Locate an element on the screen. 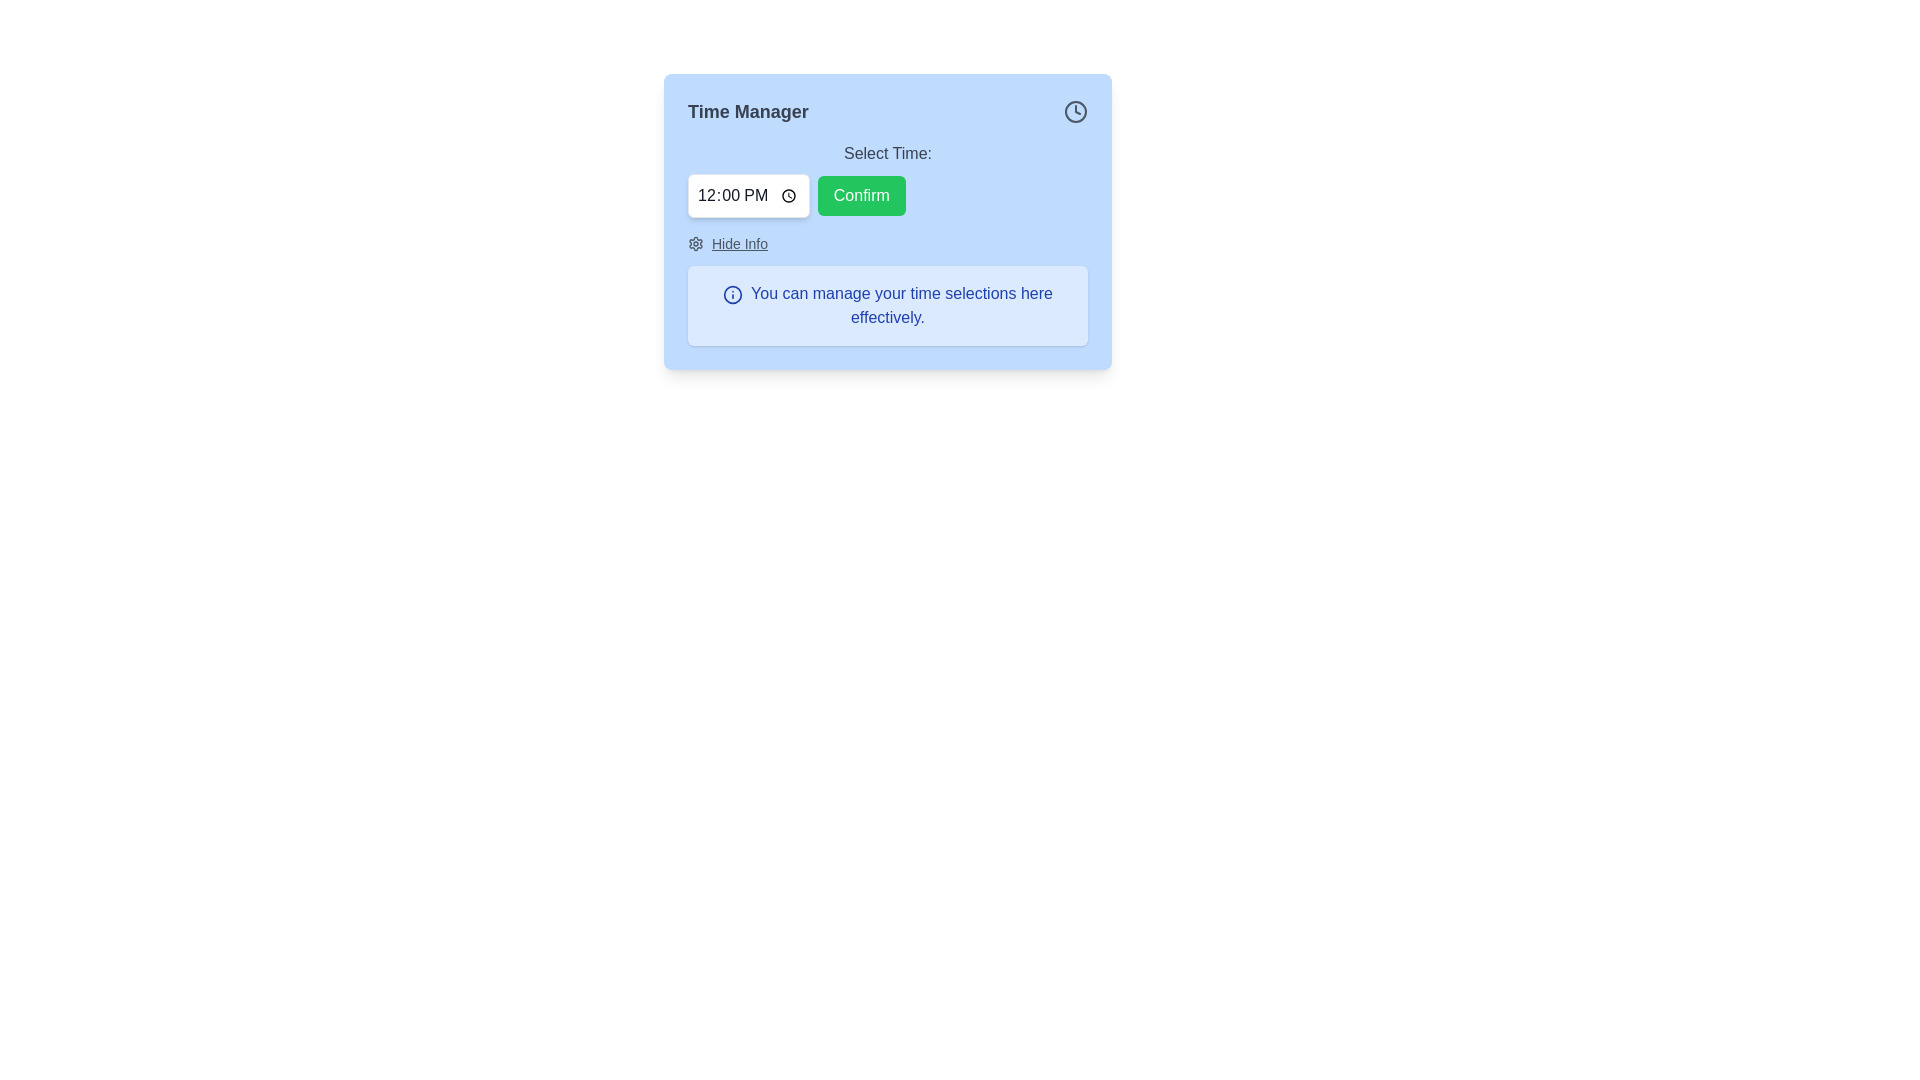 Image resolution: width=1920 pixels, height=1080 pixels. the SVG graphical component of the 'info' icon located beside the 'Time Manager' heading at the top-right corner of the interface is located at coordinates (732, 294).